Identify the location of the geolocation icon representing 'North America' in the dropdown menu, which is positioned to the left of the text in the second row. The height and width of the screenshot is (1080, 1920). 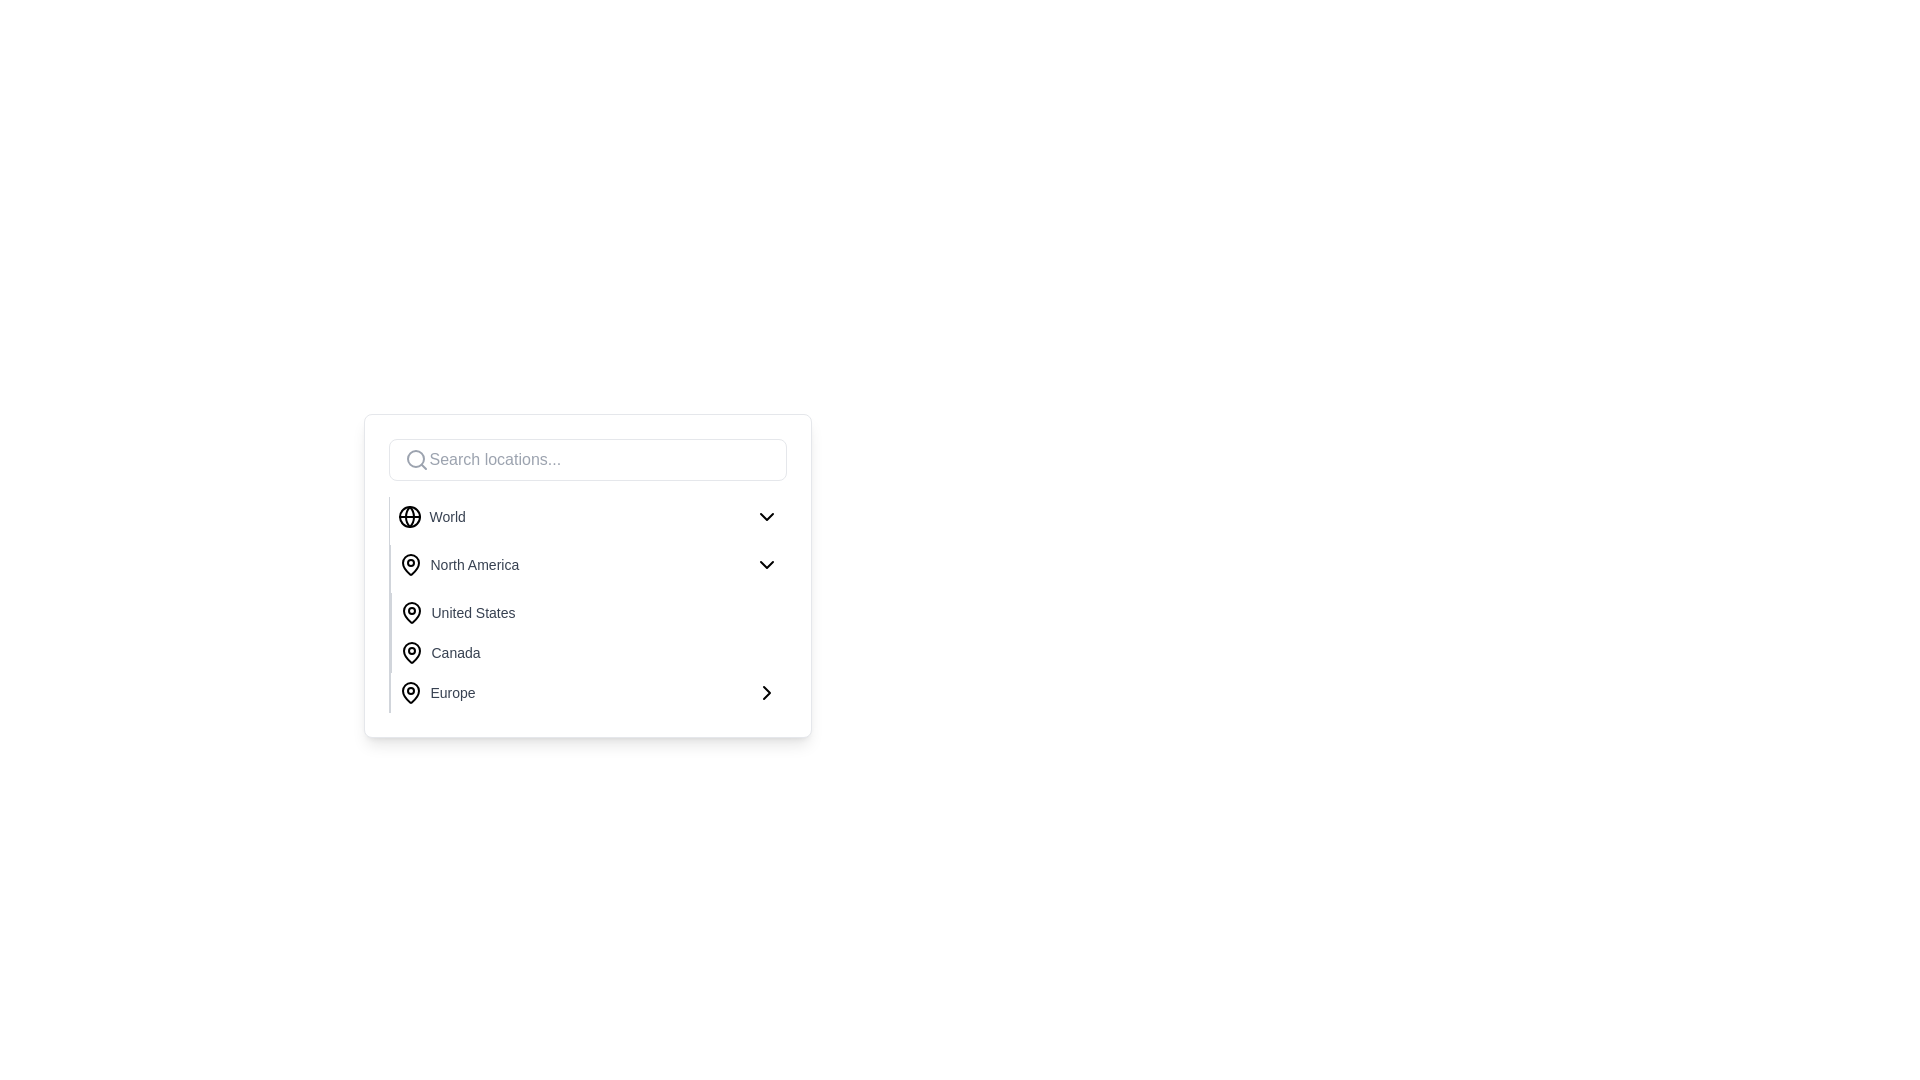
(409, 564).